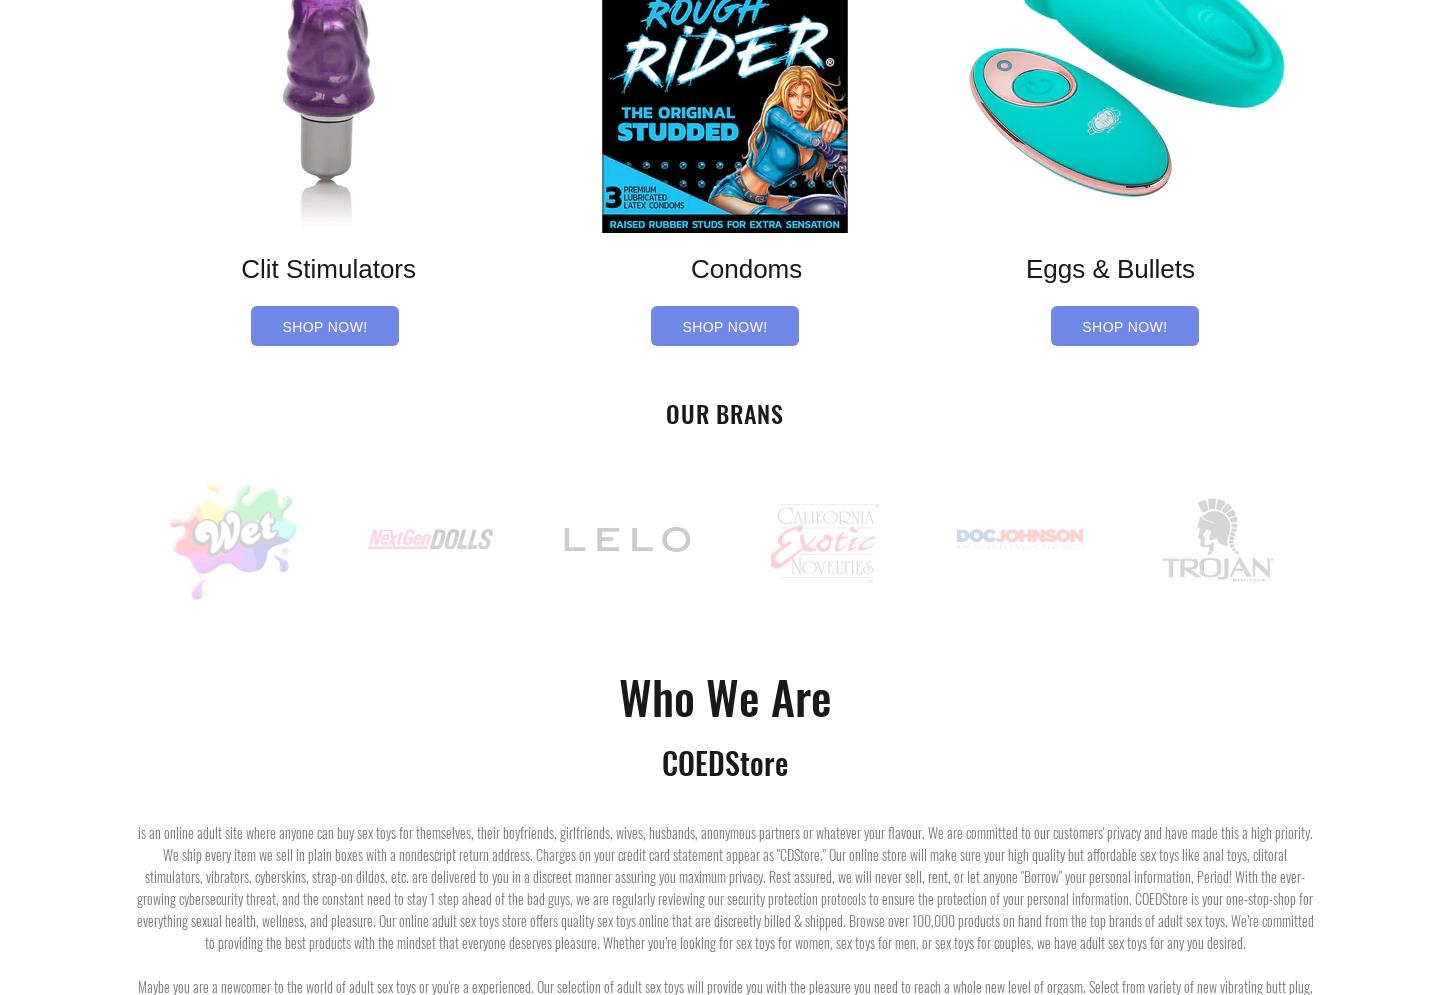 Image resolution: width=1450 pixels, height=995 pixels. What do you see at coordinates (324, 268) in the screenshot?
I see `'Clit Stimulators'` at bounding box center [324, 268].